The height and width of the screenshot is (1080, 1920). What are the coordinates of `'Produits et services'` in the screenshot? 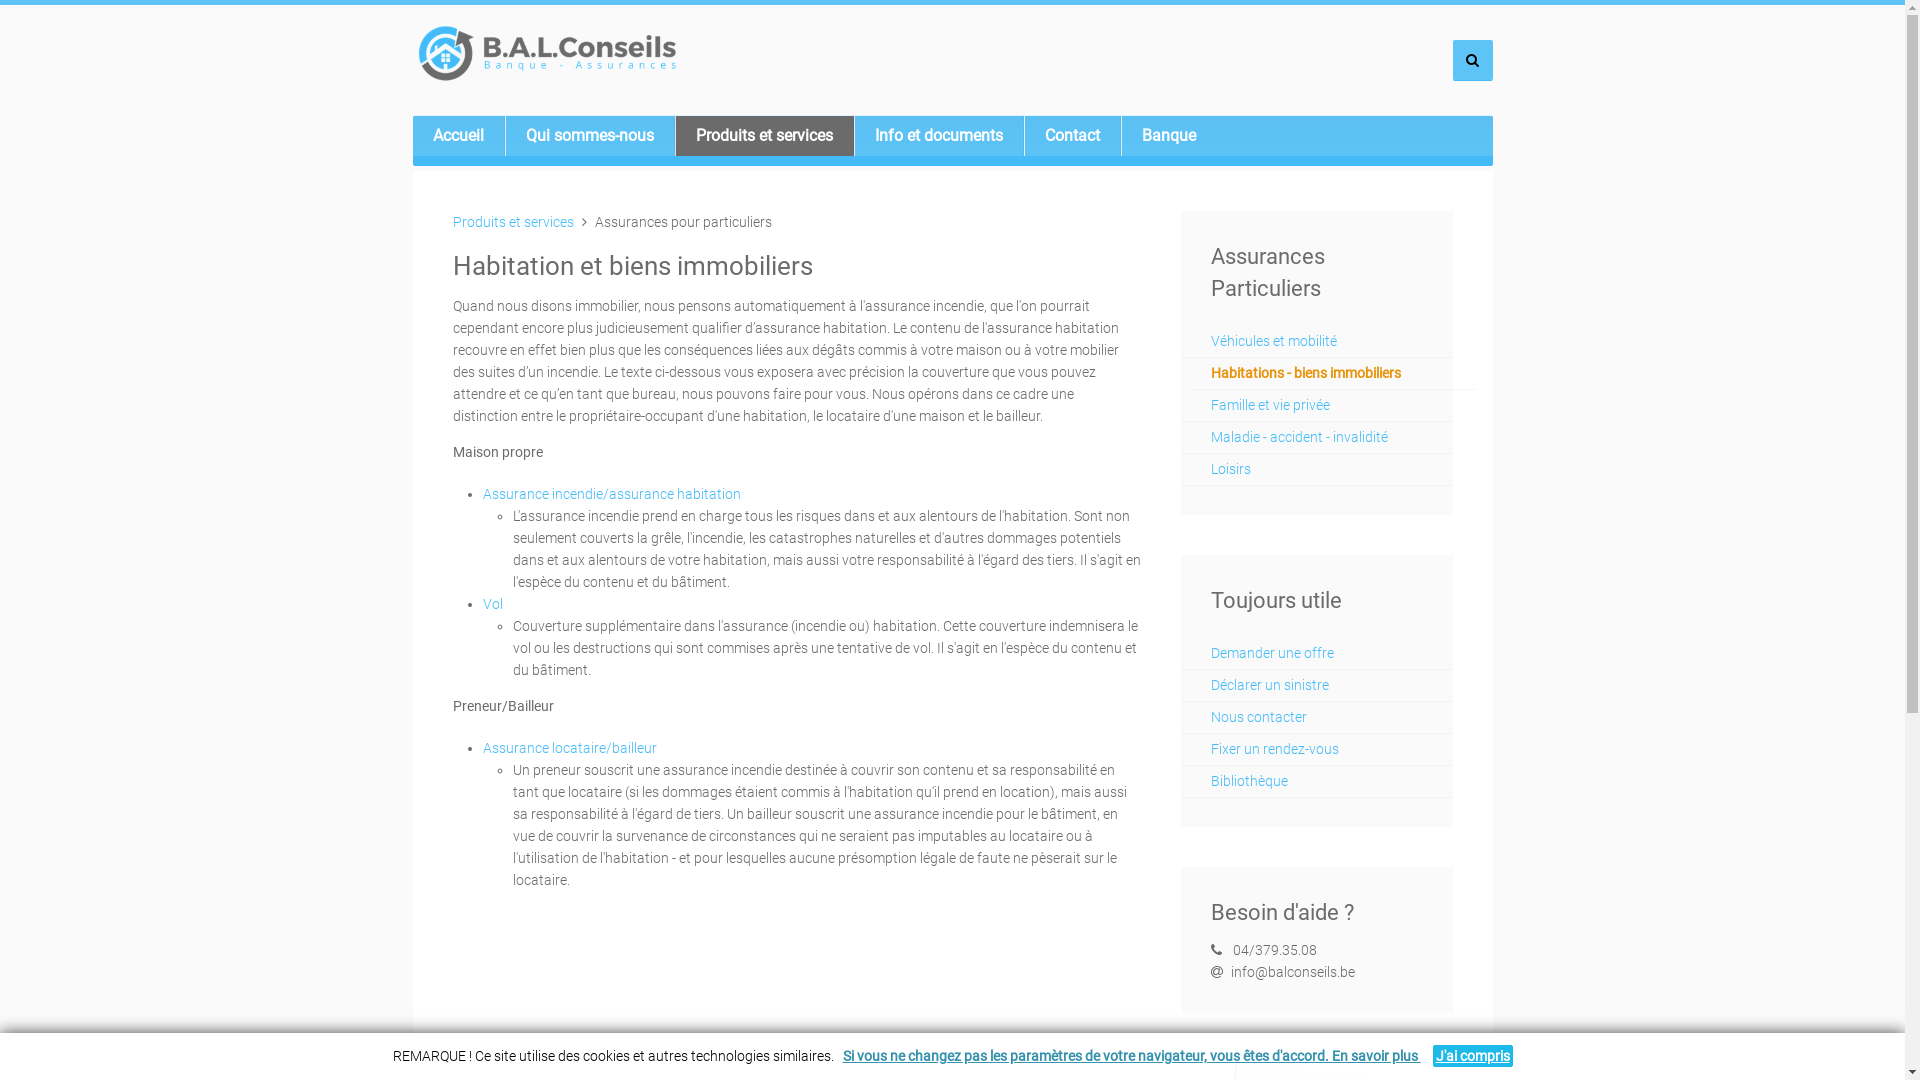 It's located at (762, 135).